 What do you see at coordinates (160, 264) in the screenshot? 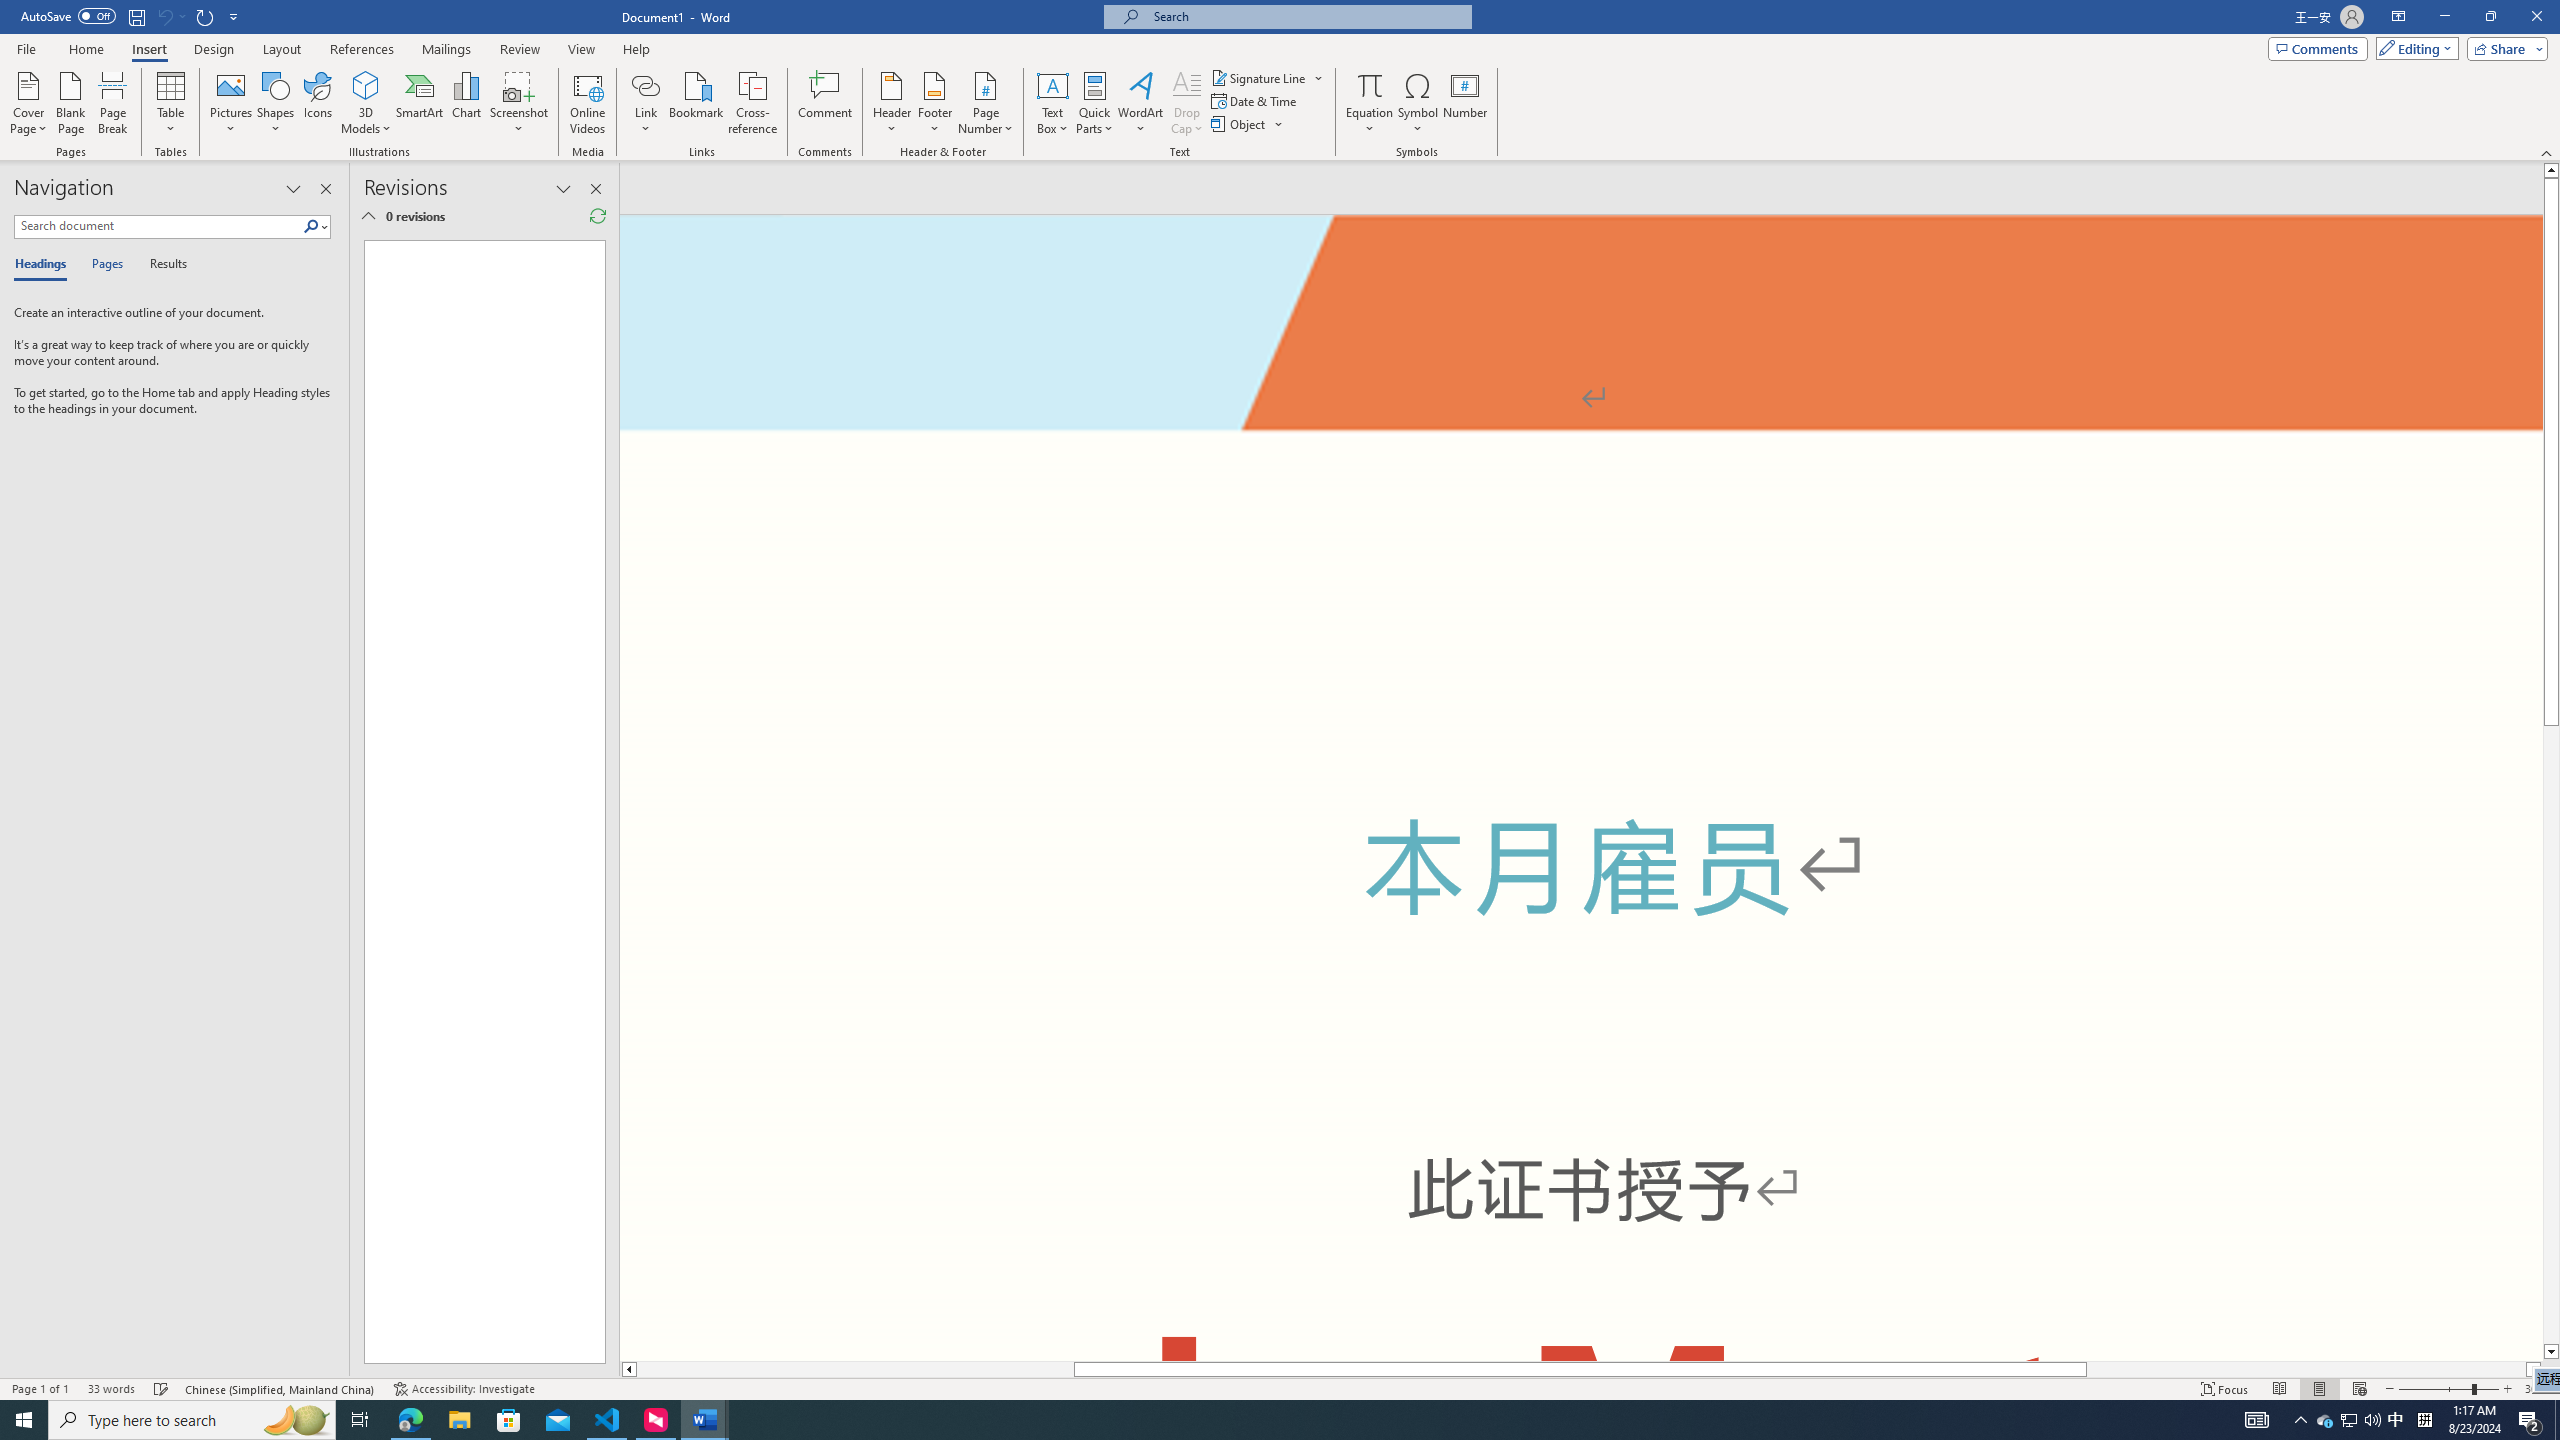
I see `'Results'` at bounding box center [160, 264].